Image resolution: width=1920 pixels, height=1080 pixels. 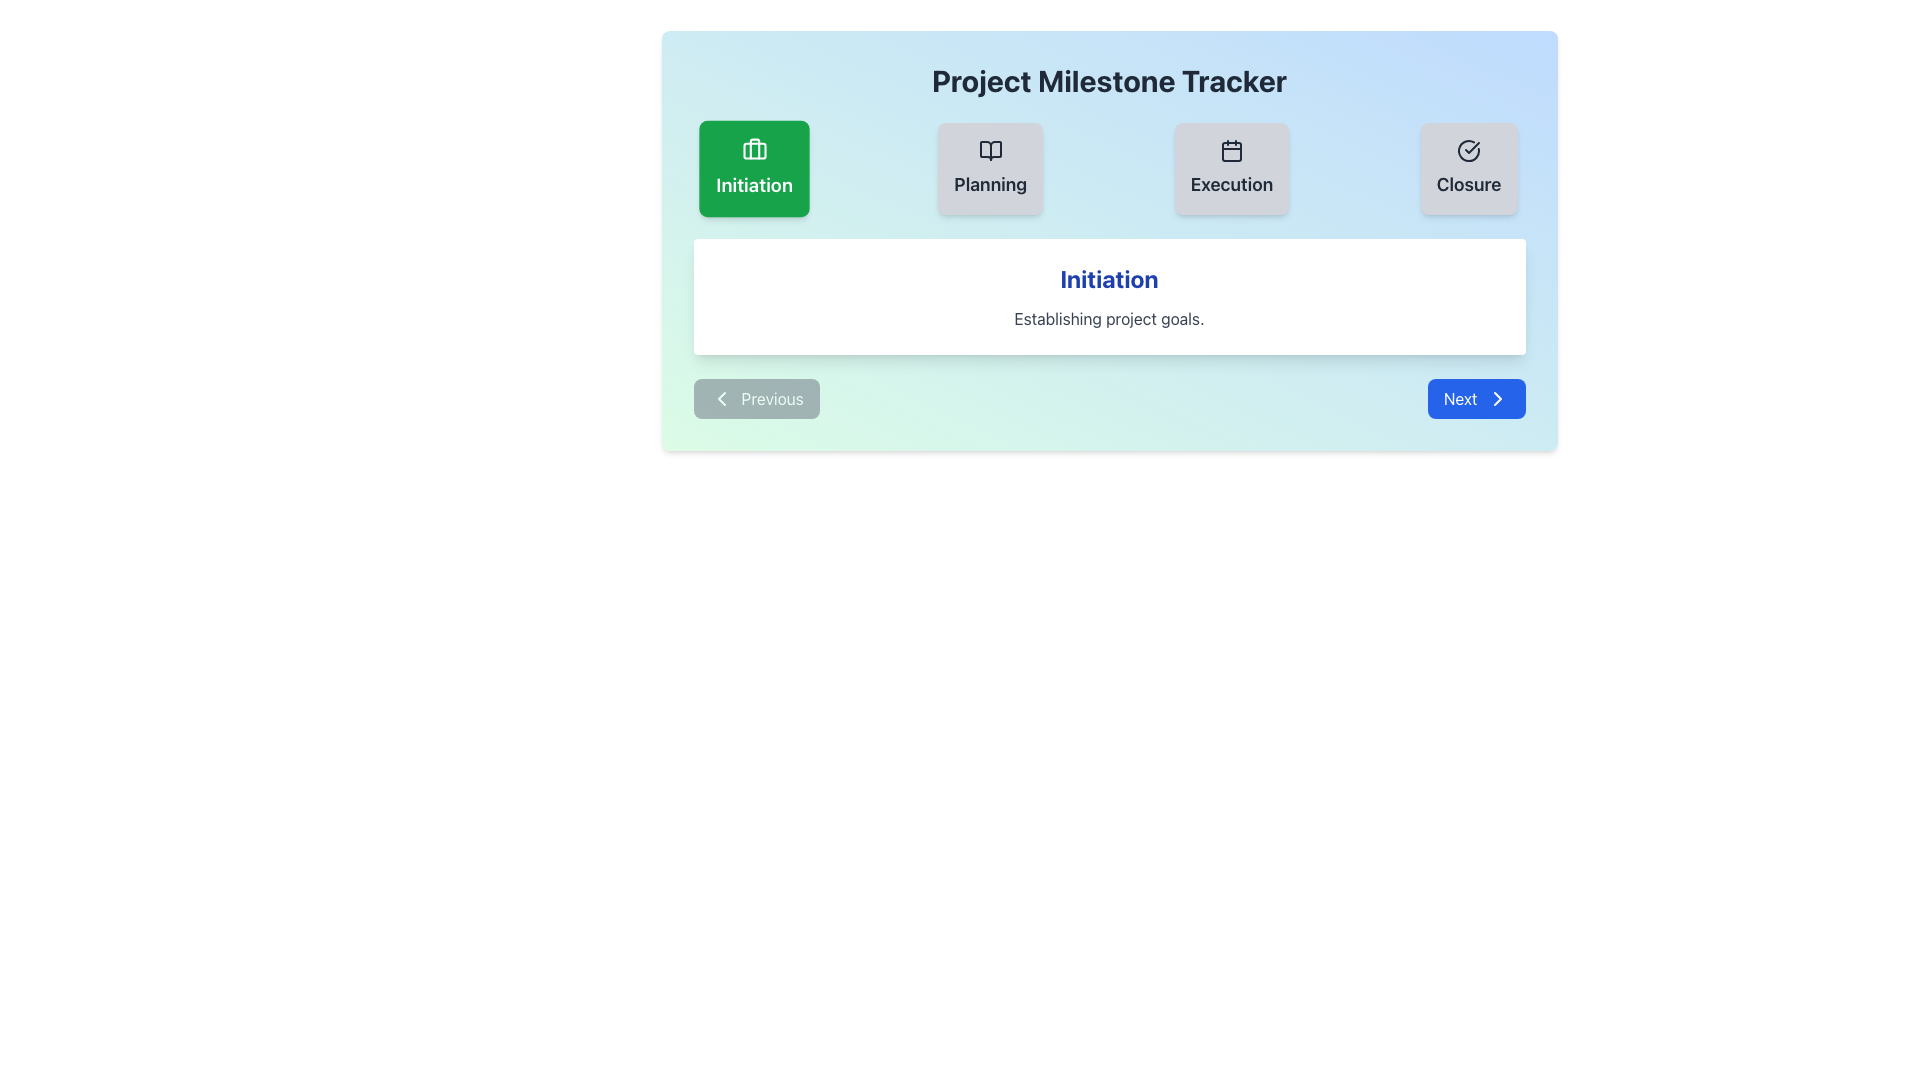 What do you see at coordinates (1497, 398) in the screenshot?
I see `the chevron-right icon located within the 'Next' button at the bottom-right corner of the interface` at bounding box center [1497, 398].